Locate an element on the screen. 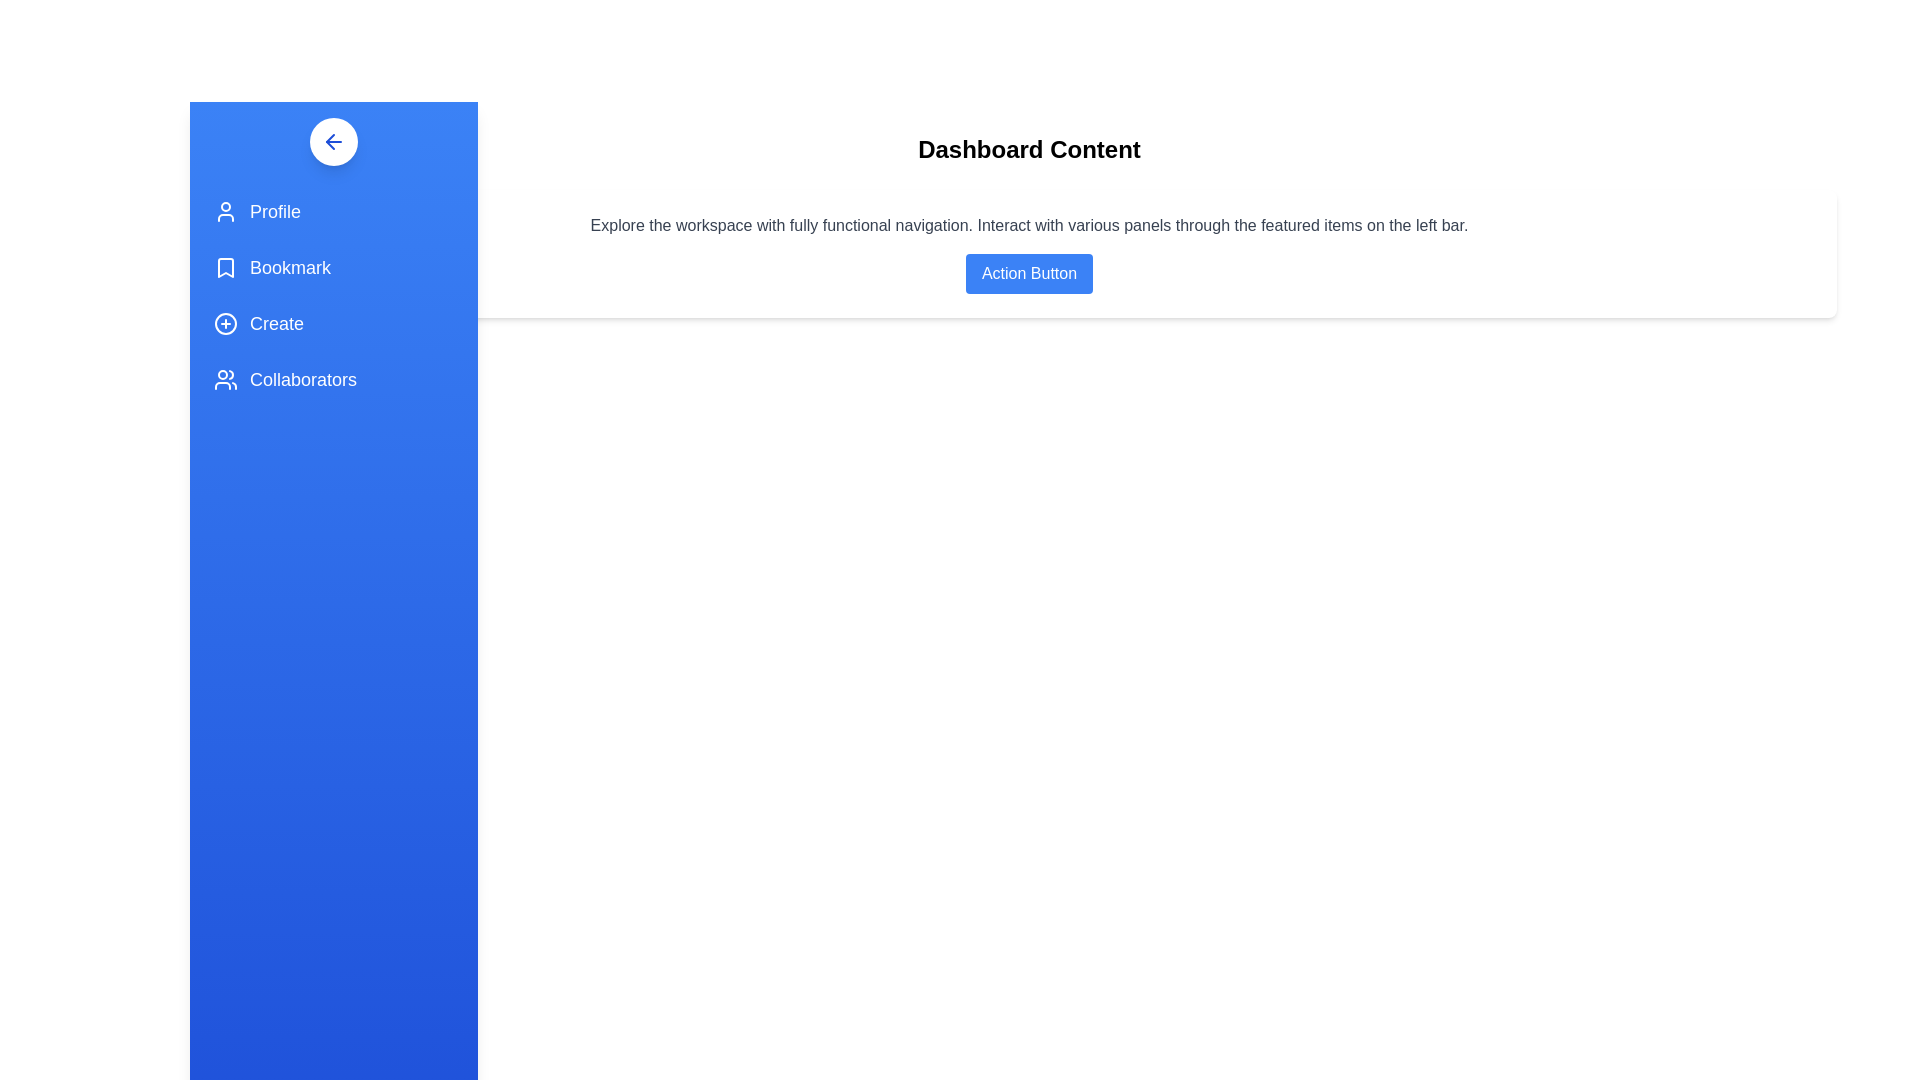  the button with an arrow to toggle the side panel visibility is located at coordinates (334, 141).